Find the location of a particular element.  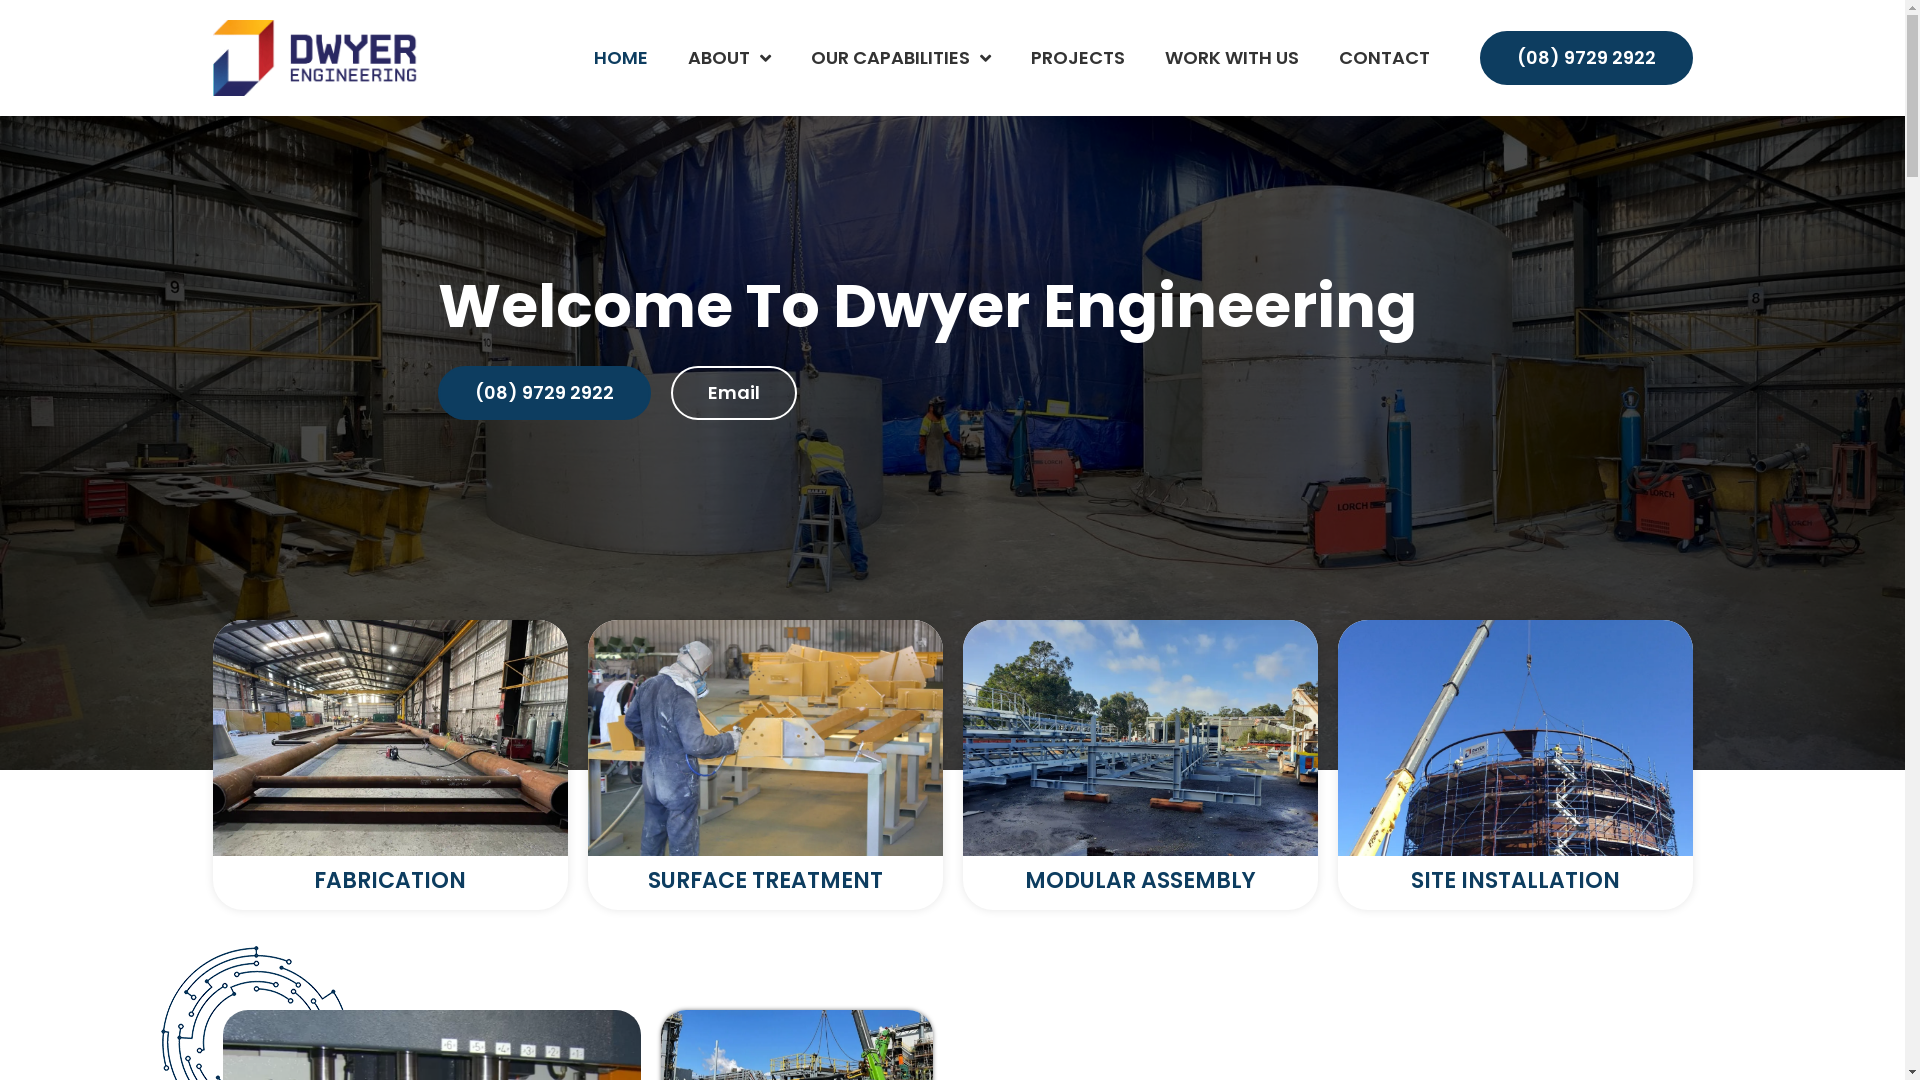

'OUR CAPABILITIES' is located at coordinates (899, 56).